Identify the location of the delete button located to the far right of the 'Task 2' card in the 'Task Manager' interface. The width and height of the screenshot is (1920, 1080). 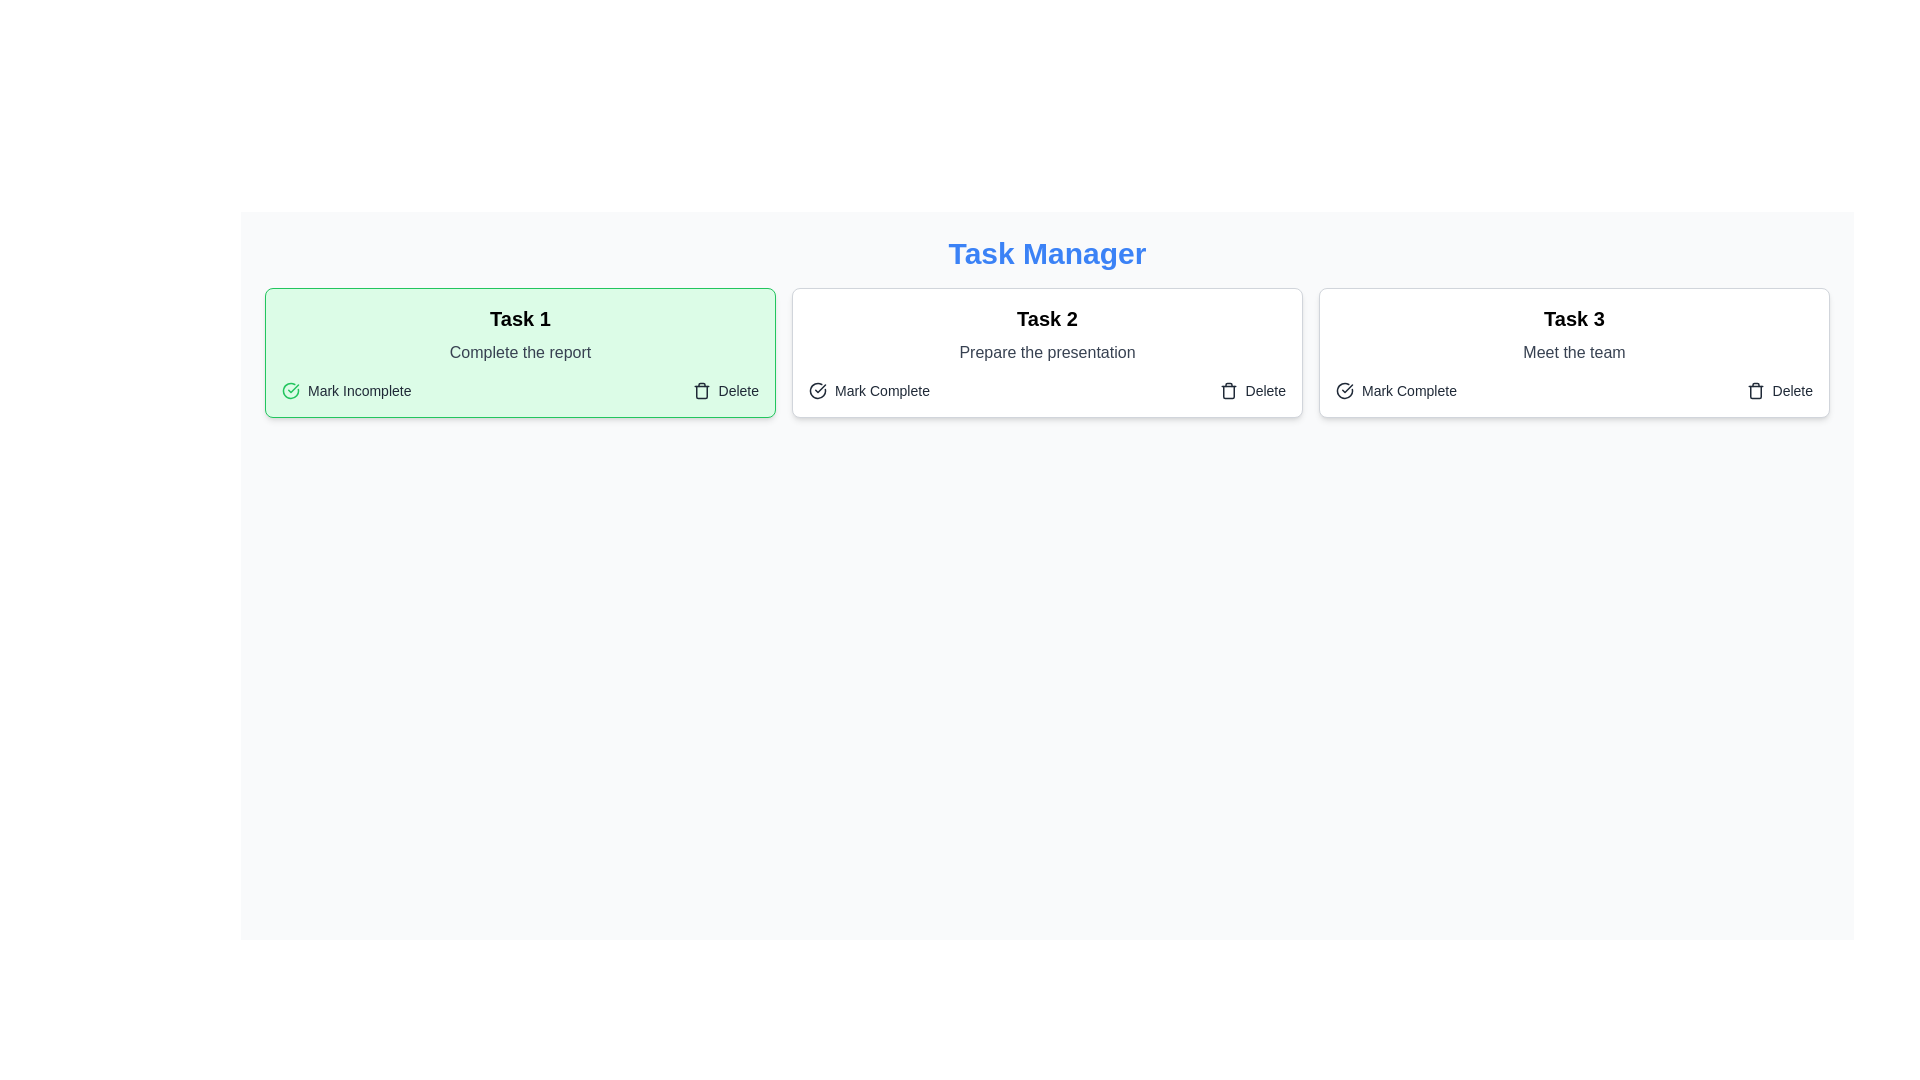
(1227, 390).